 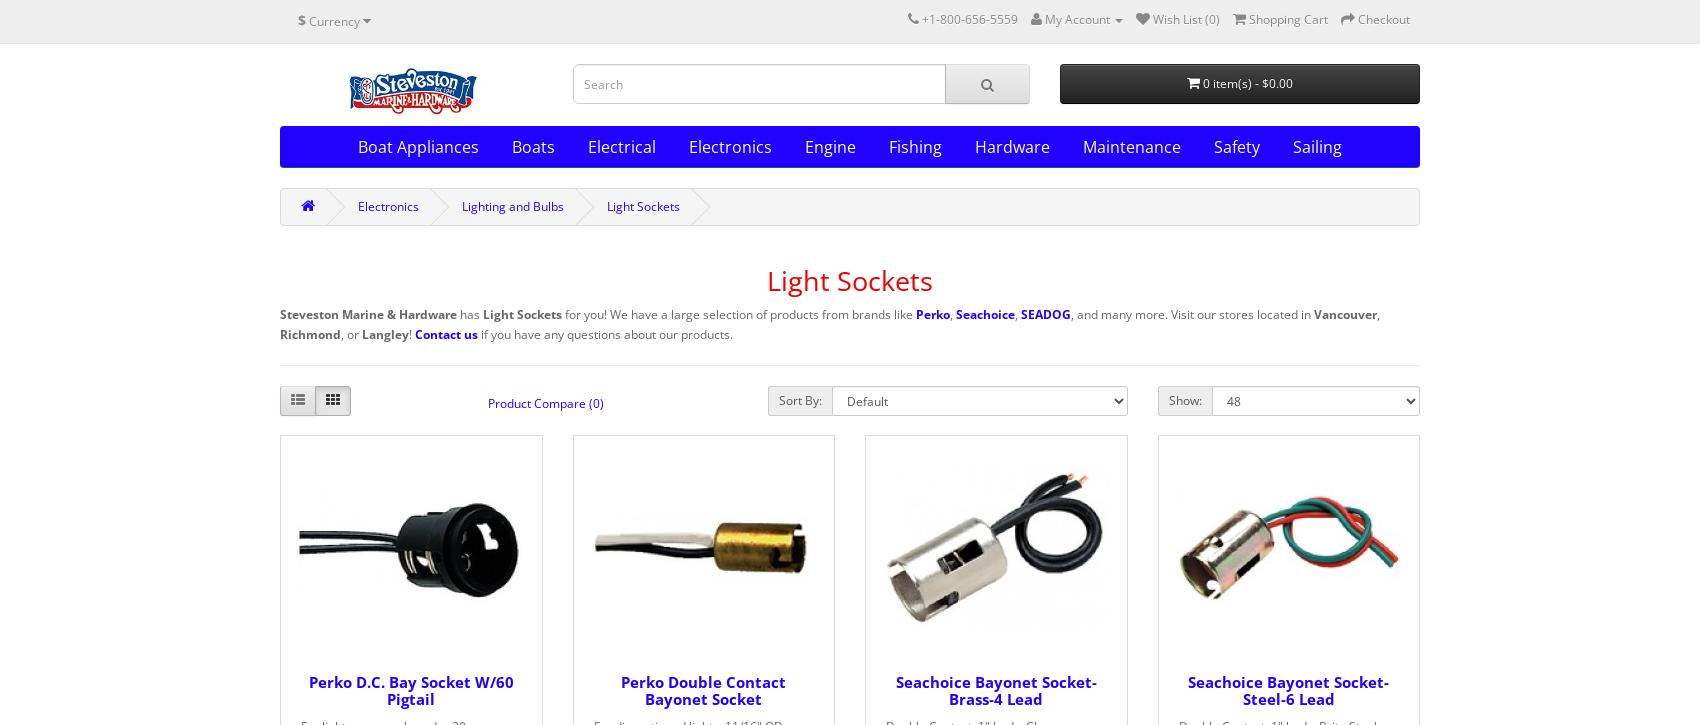 I want to click on 'Seachoice', so click(x=984, y=314).